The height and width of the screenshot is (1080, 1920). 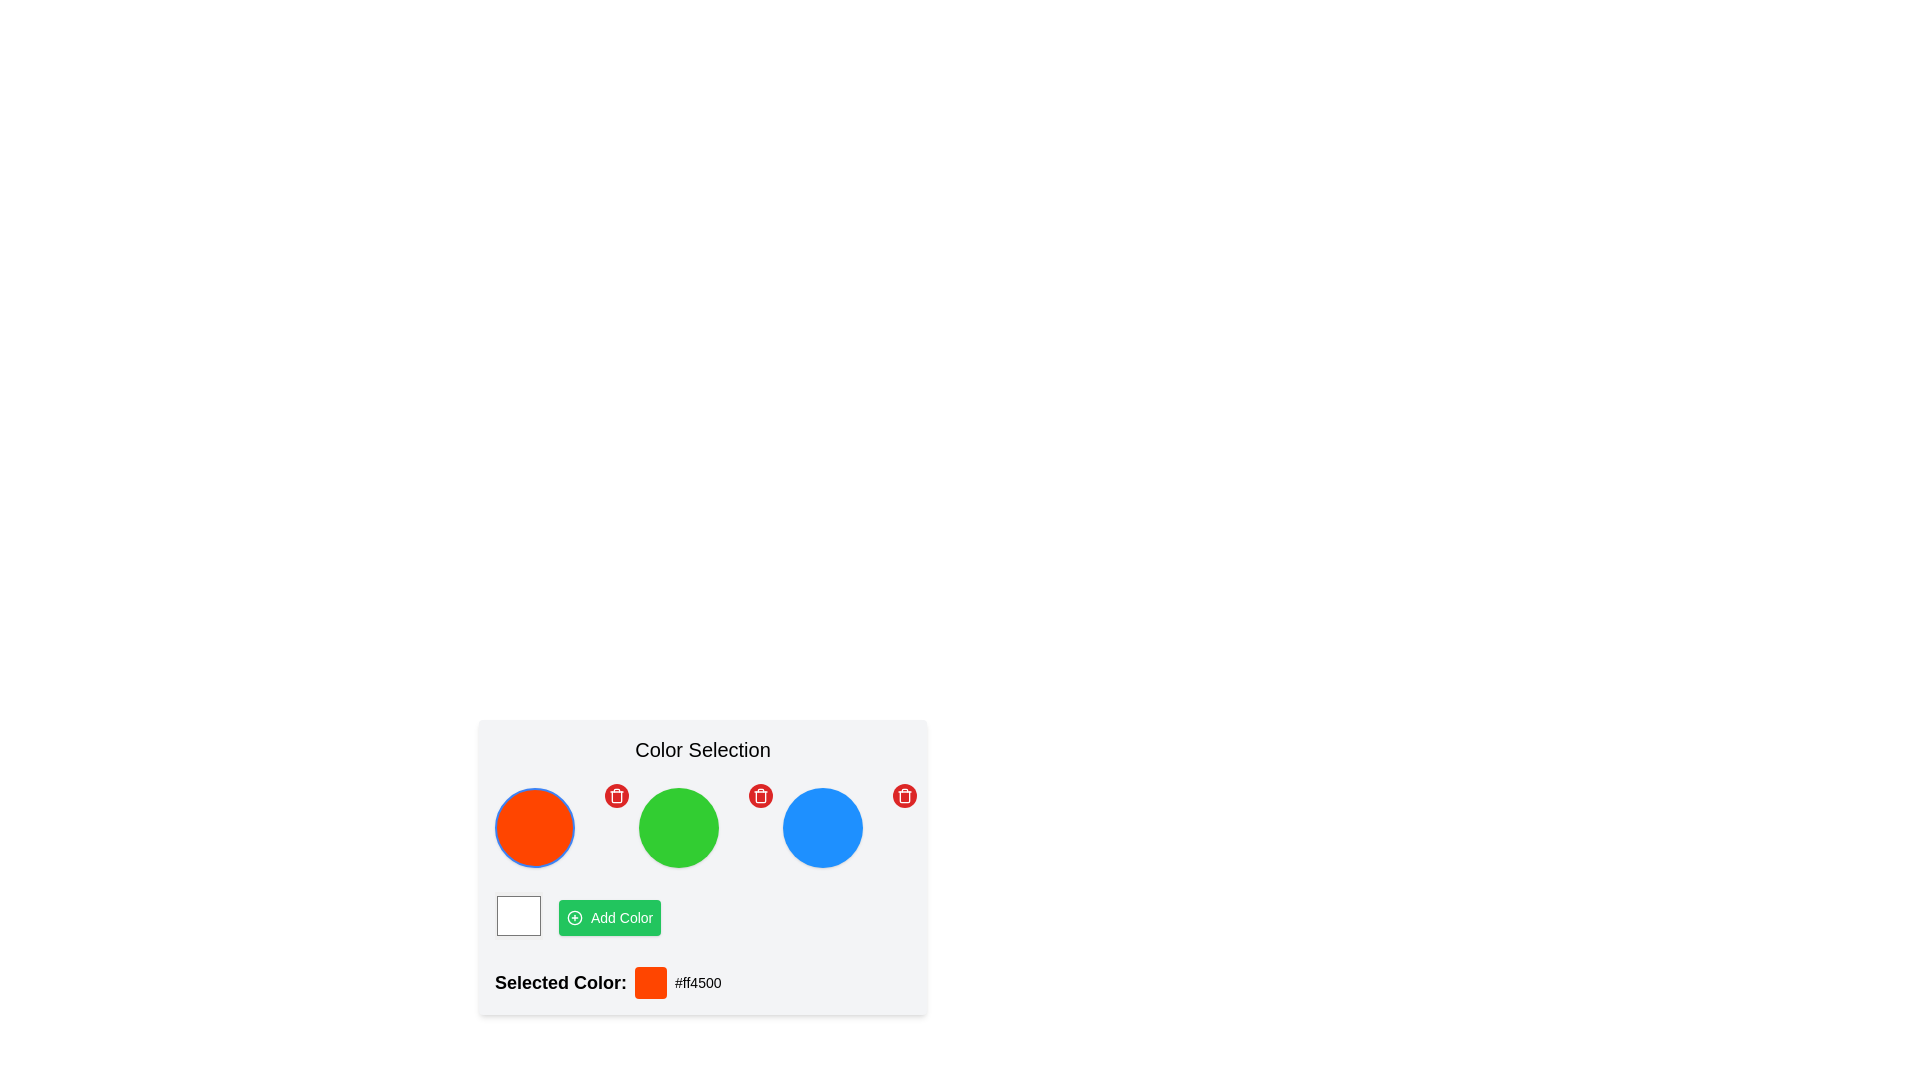 What do you see at coordinates (846, 828) in the screenshot?
I see `the third circular color selection option in the color selection interface` at bounding box center [846, 828].